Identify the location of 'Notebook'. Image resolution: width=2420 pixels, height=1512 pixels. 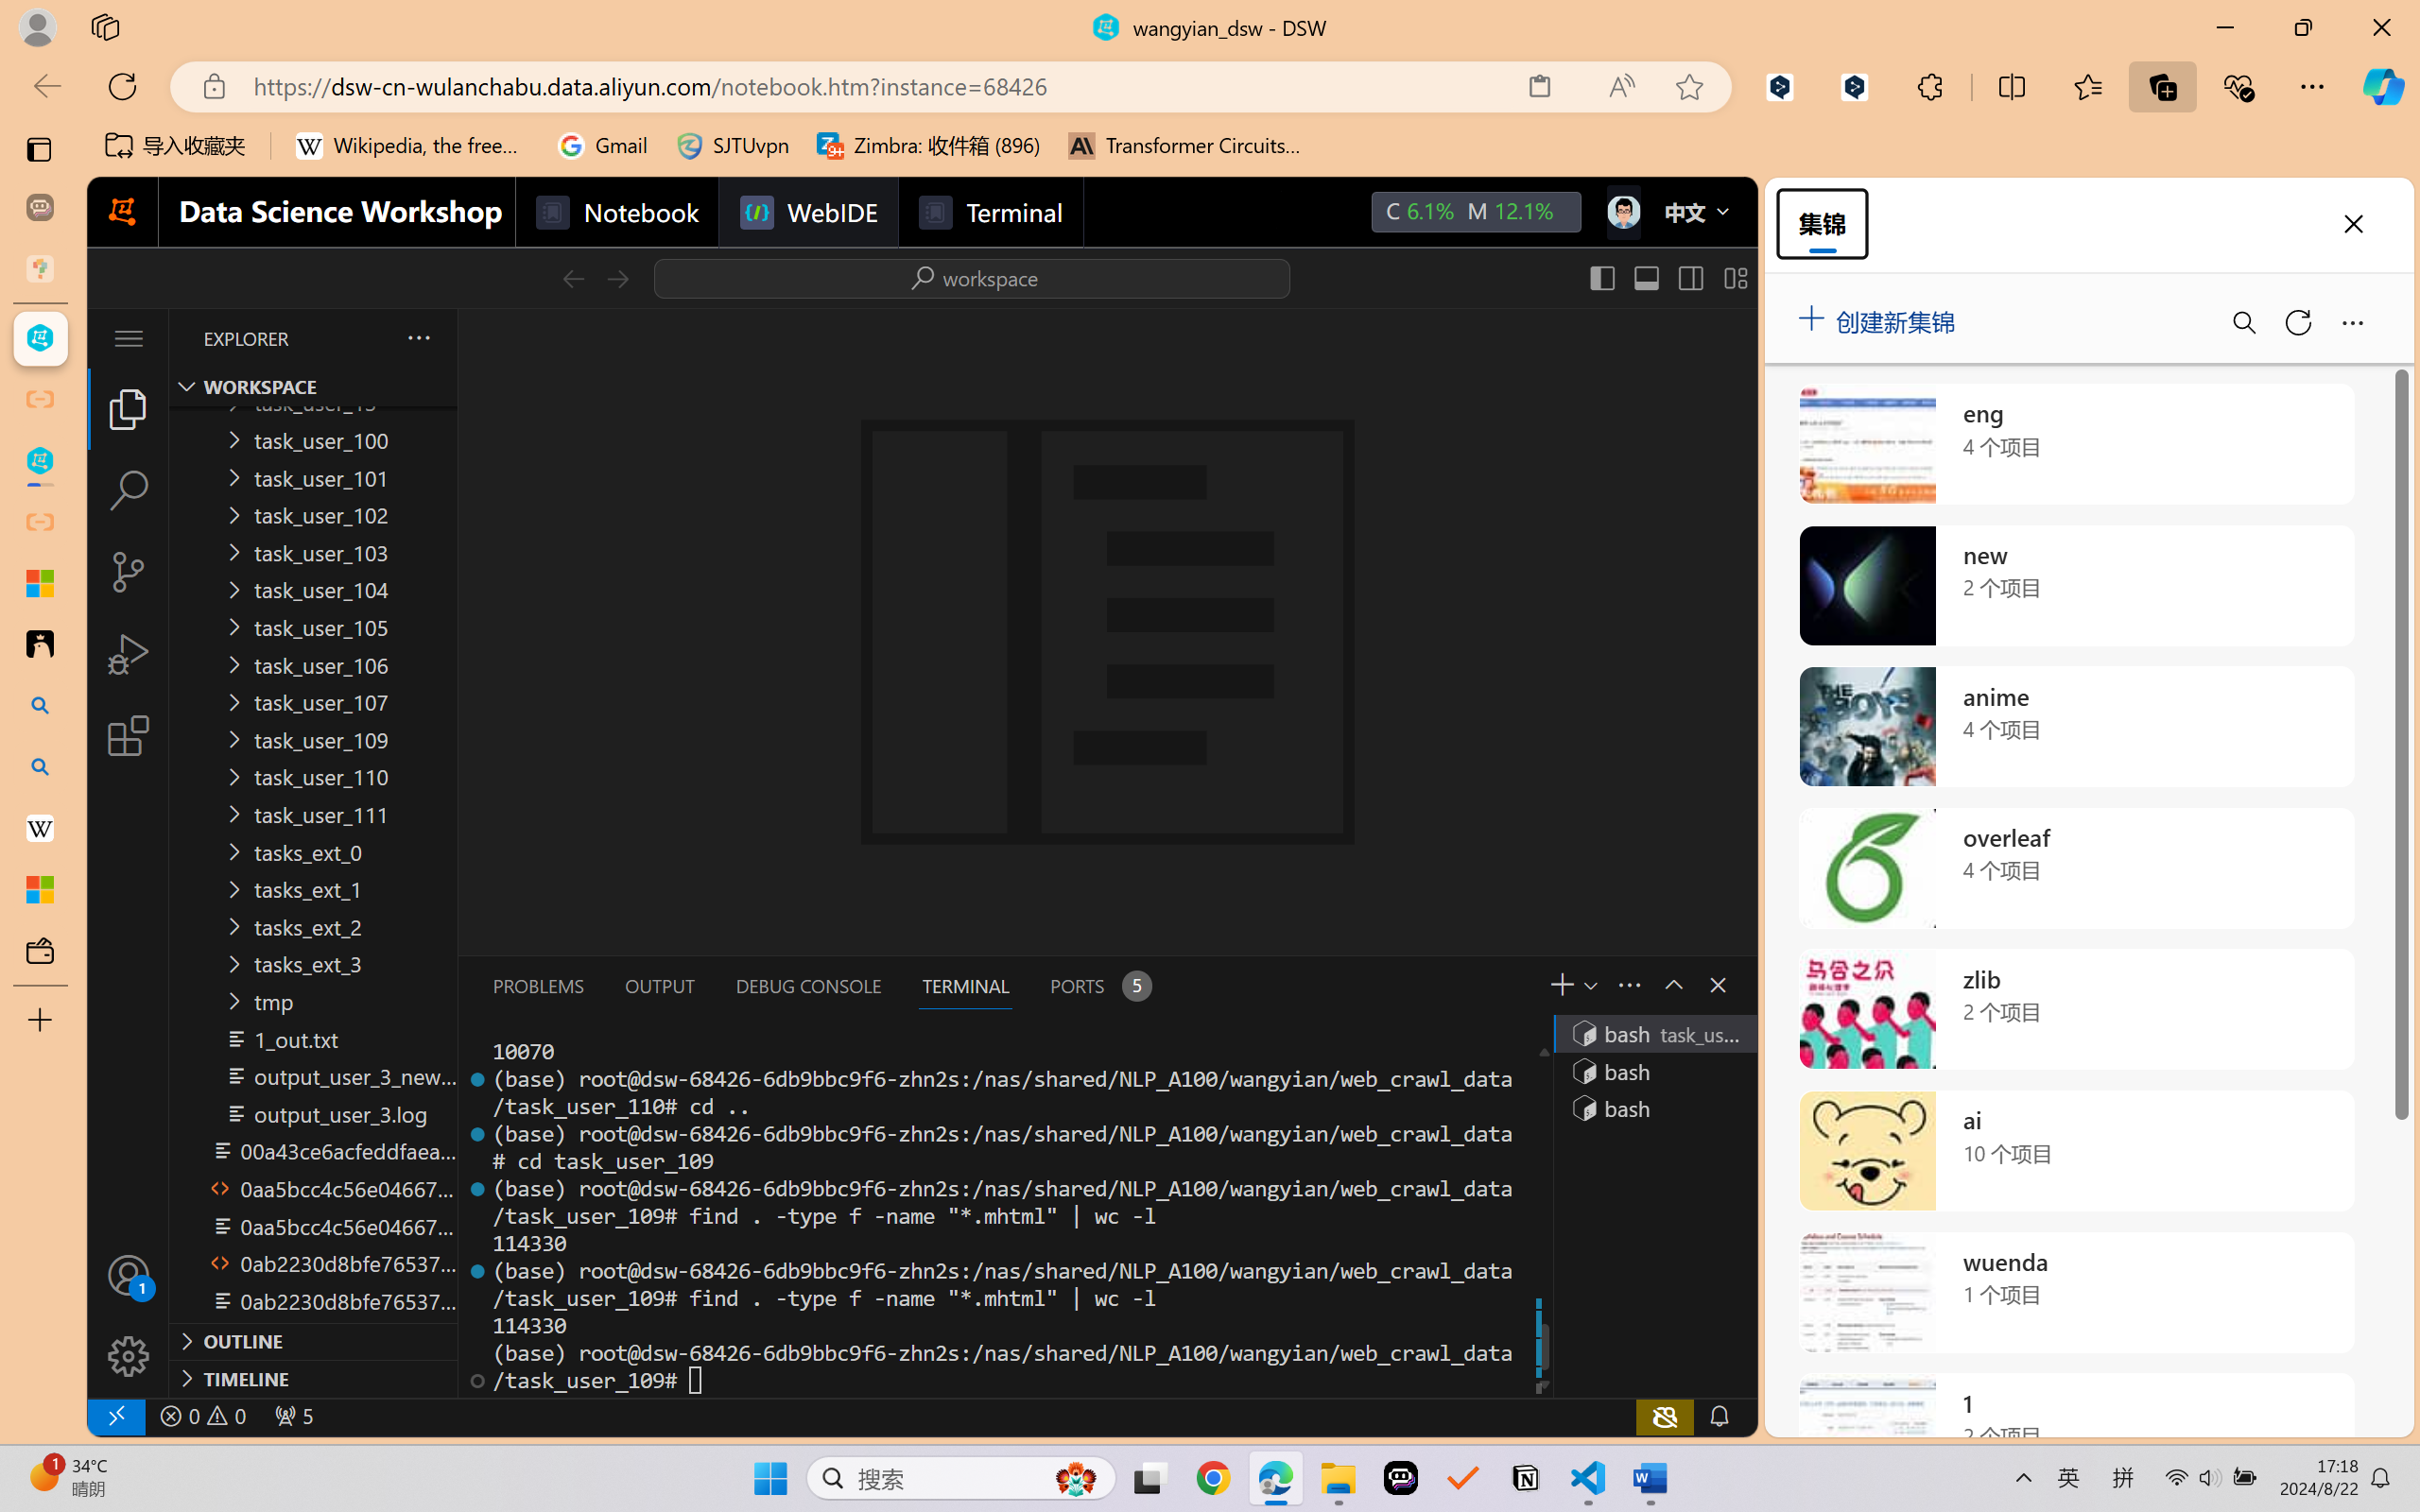
(614, 211).